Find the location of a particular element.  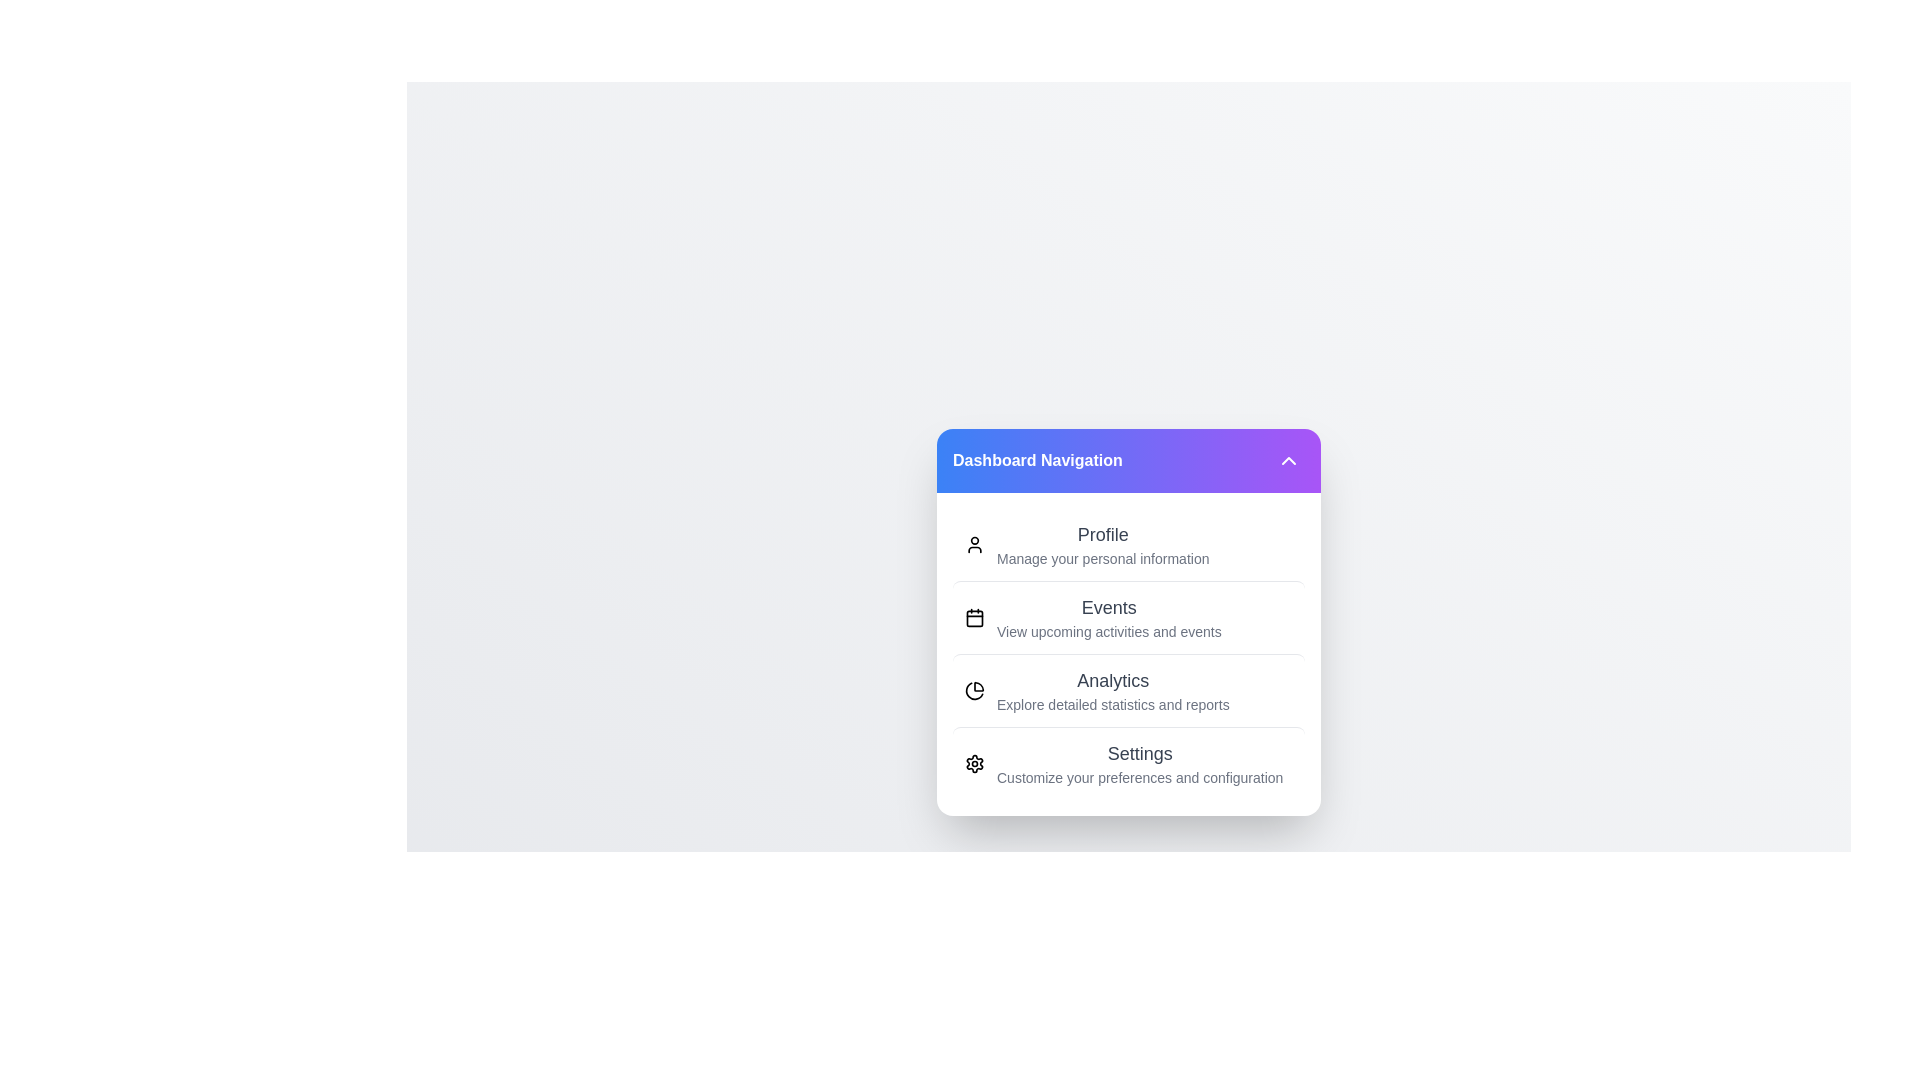

the menu option Events is located at coordinates (1128, 616).